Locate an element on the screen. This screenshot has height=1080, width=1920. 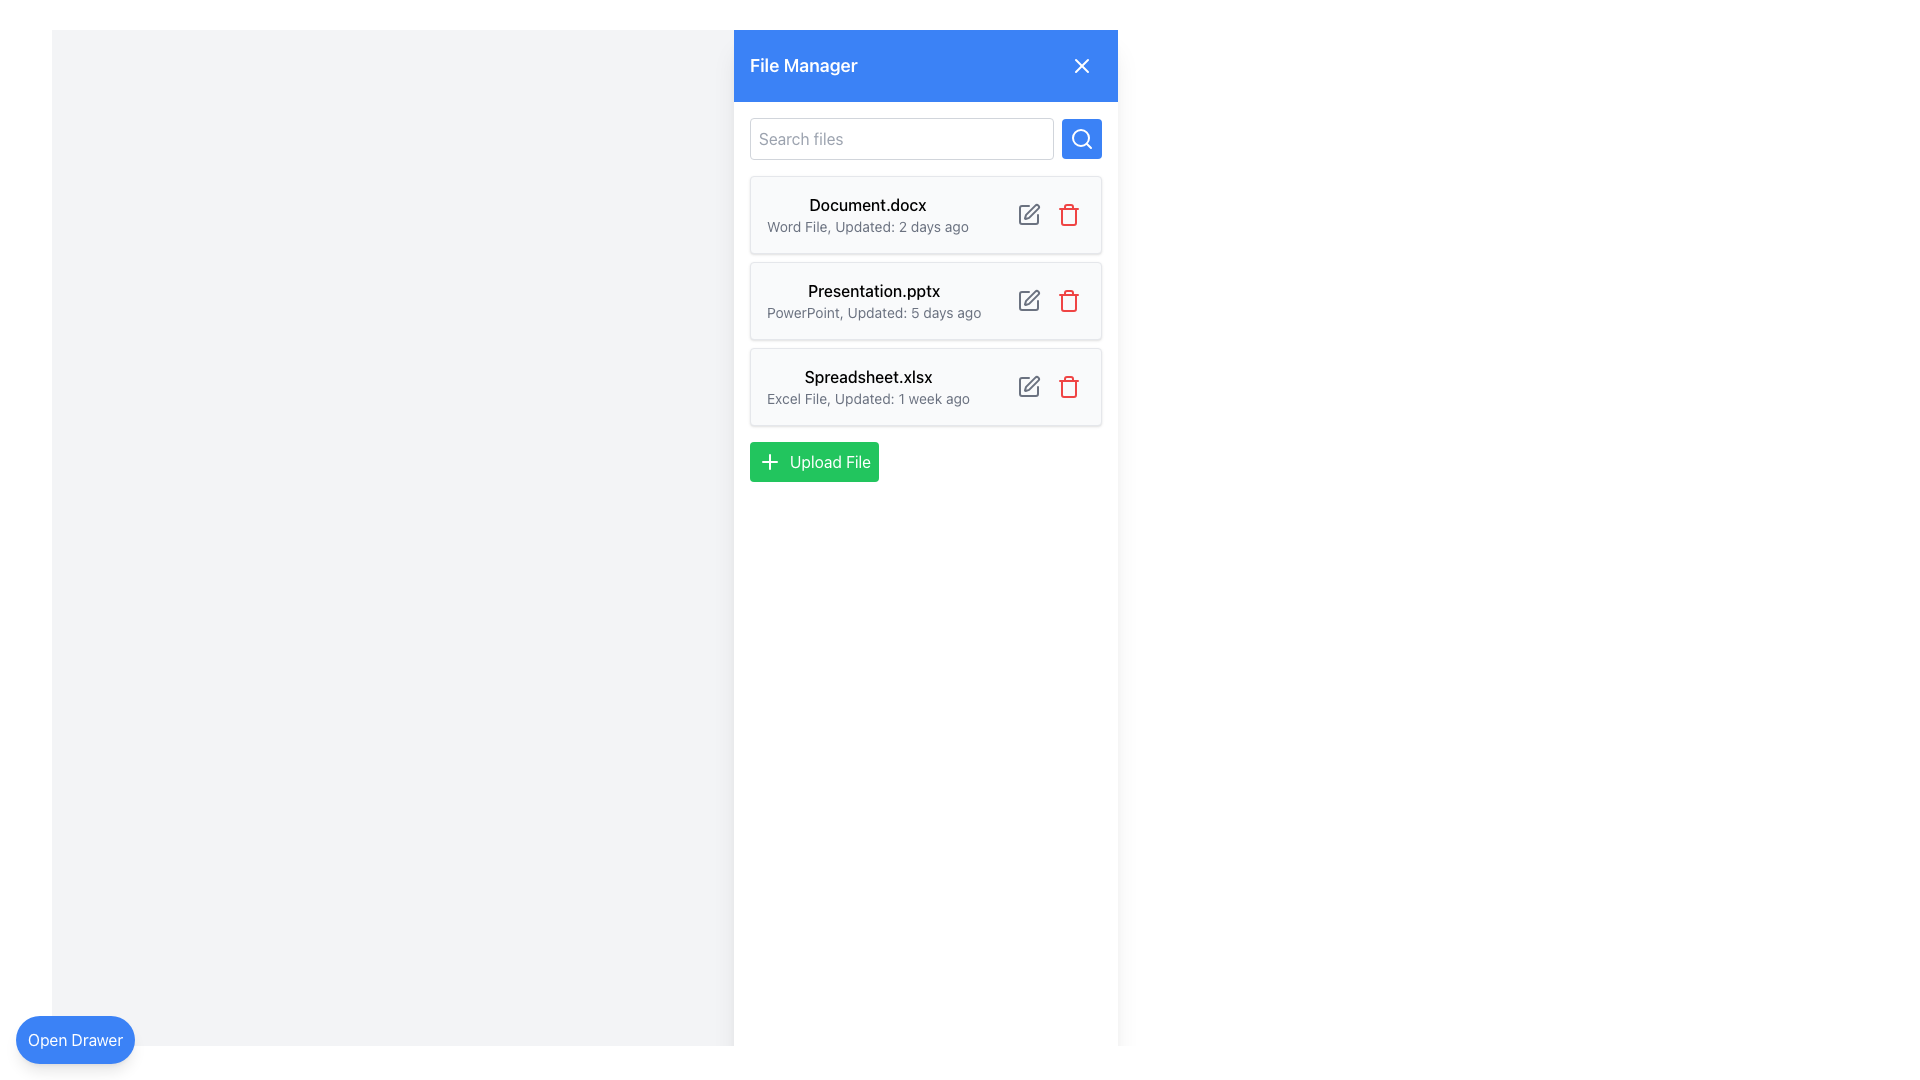
the icon button located to the immediate right of the 'Presentation.pptx' file in the second row of the document list is located at coordinates (1032, 297).